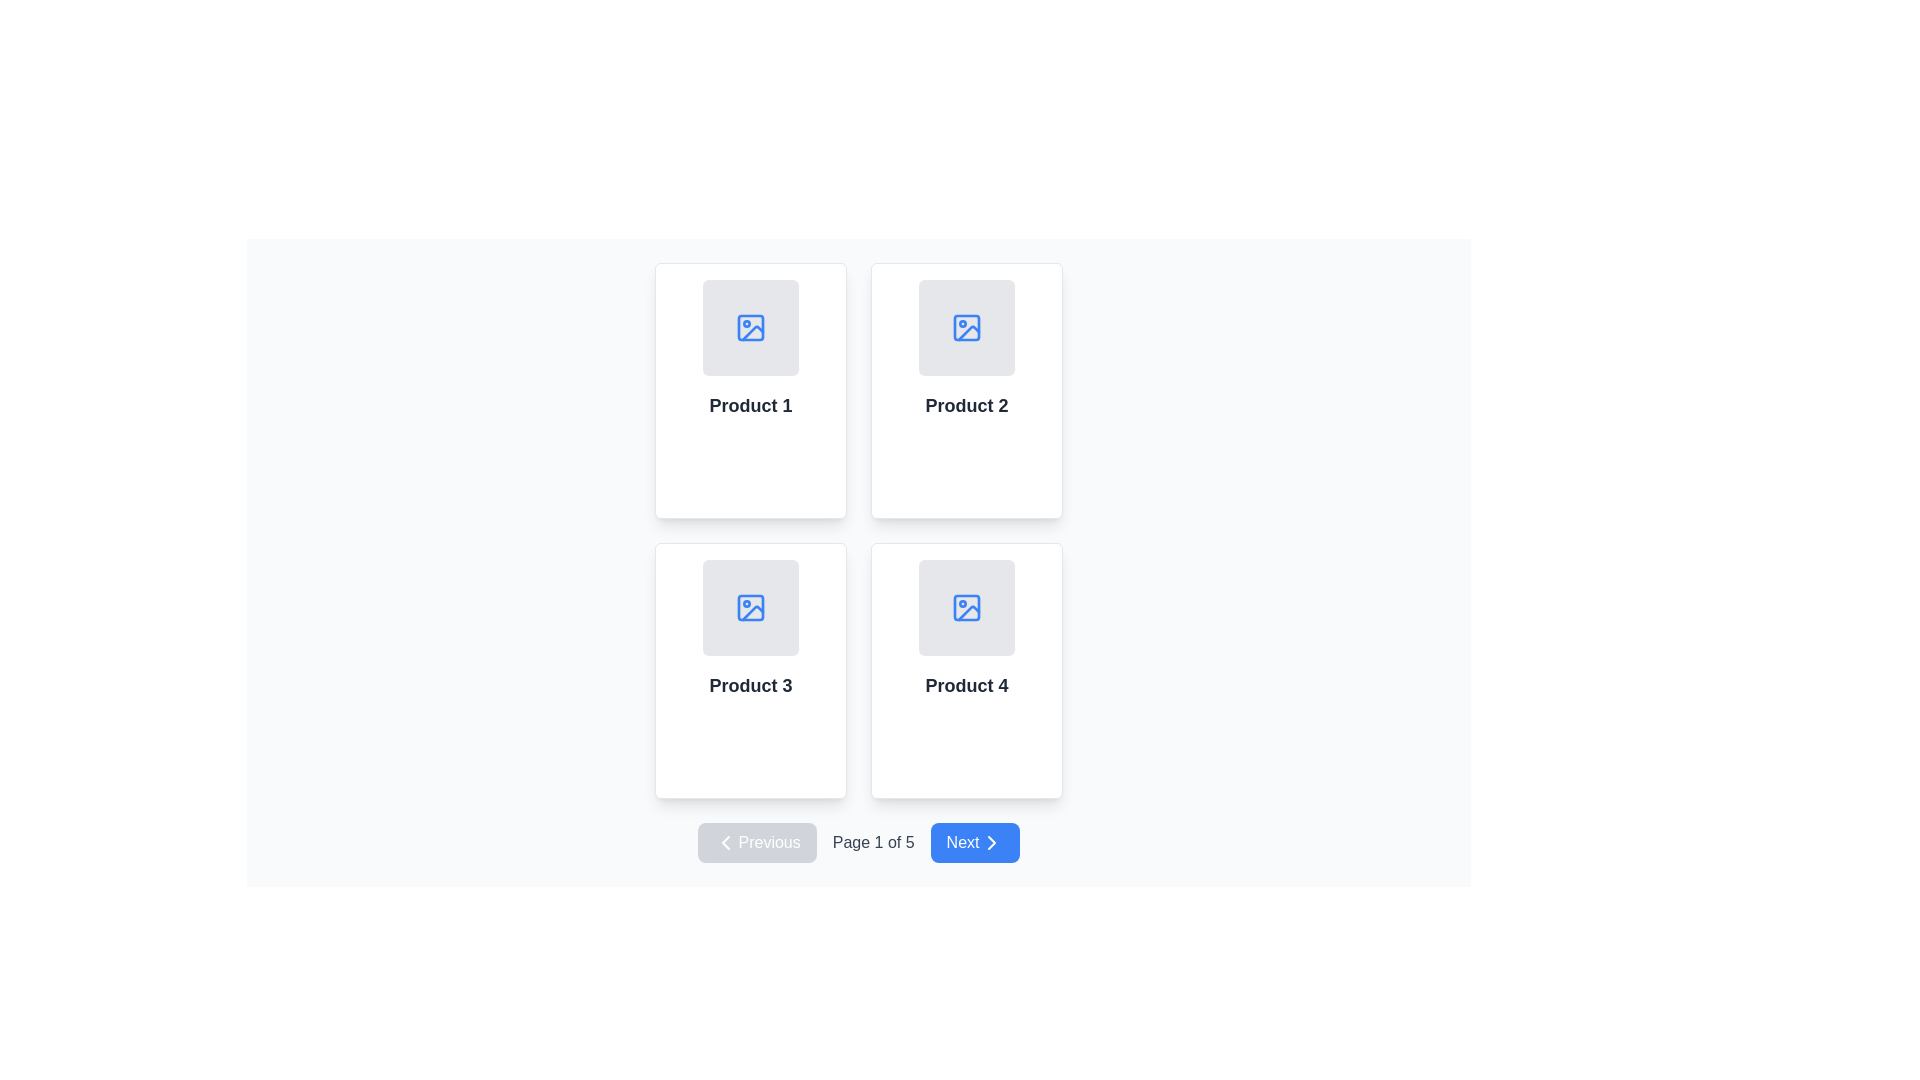 The width and height of the screenshot is (1920, 1080). What do you see at coordinates (966, 326) in the screenshot?
I see `the top-left rectangular section of the 'image' icon for 'Product 2', which resembles a picture frame within a larger icon group` at bounding box center [966, 326].